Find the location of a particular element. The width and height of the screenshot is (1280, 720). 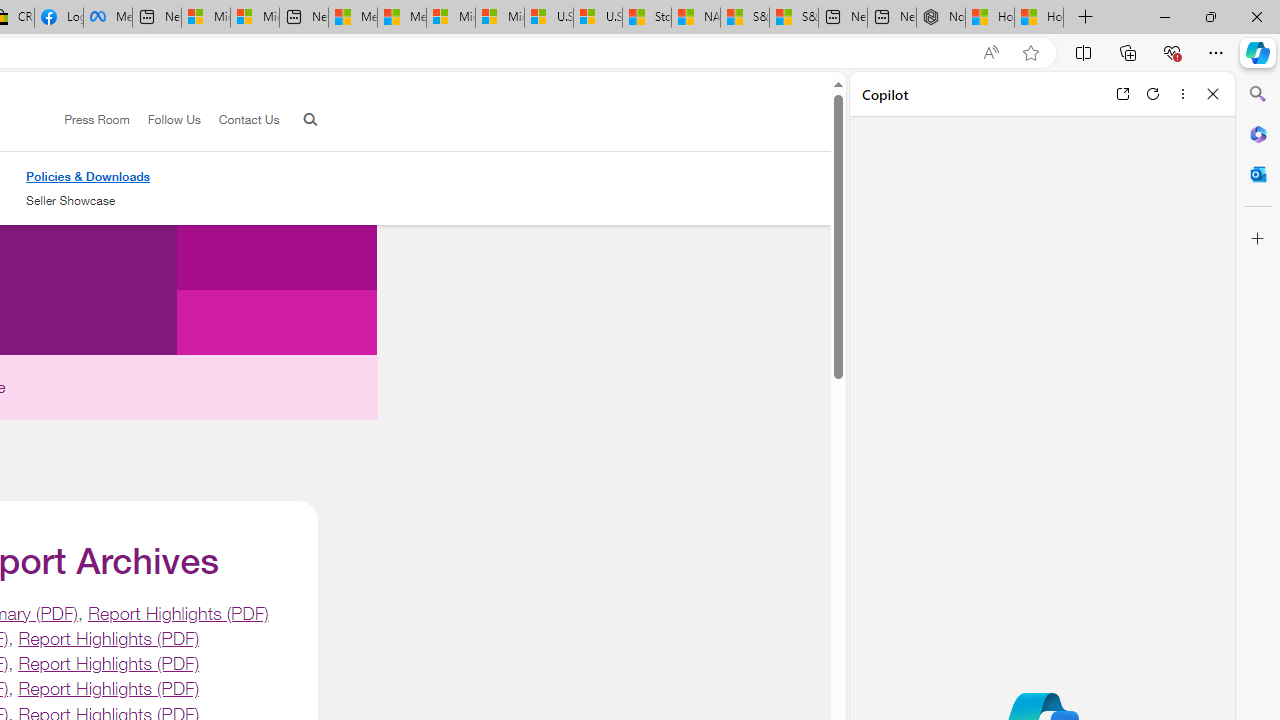

'Follow Us' is located at coordinates (165, 120).